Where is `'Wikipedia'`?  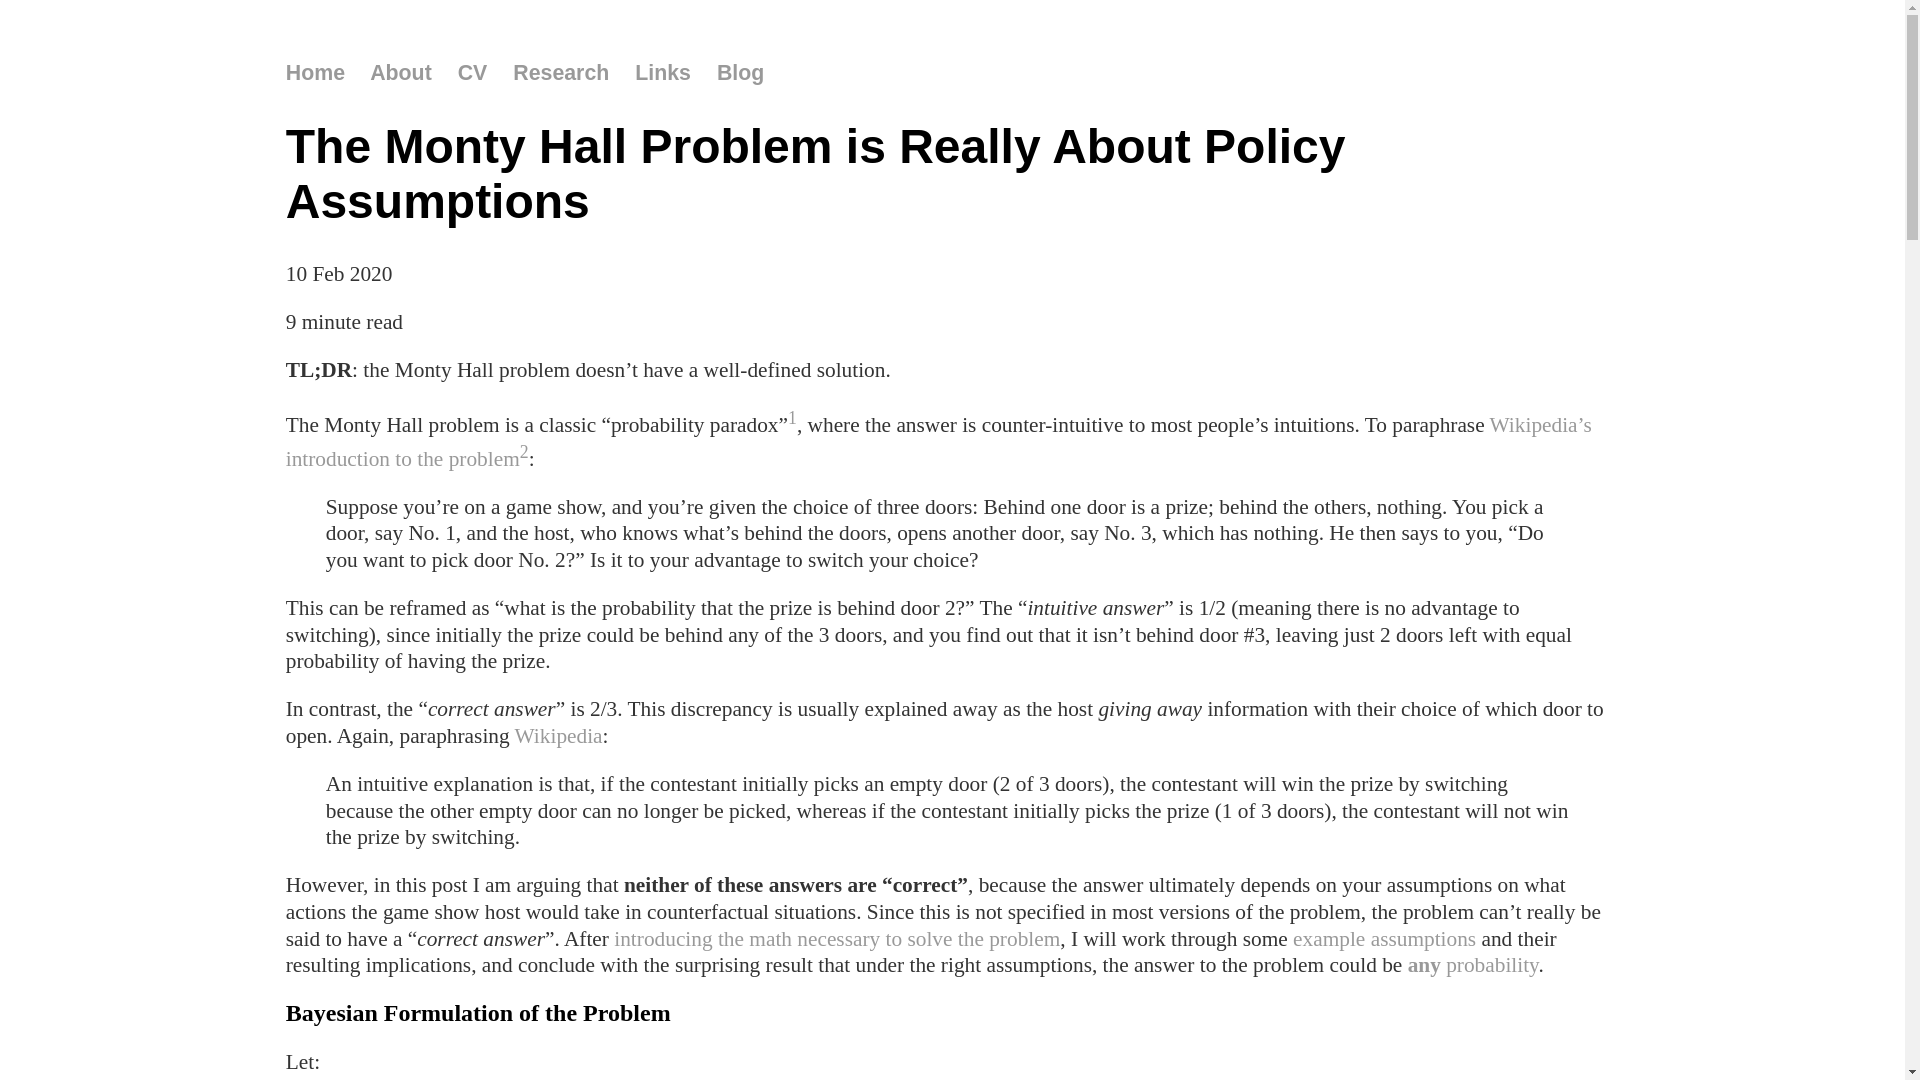
'Wikipedia' is located at coordinates (514, 736).